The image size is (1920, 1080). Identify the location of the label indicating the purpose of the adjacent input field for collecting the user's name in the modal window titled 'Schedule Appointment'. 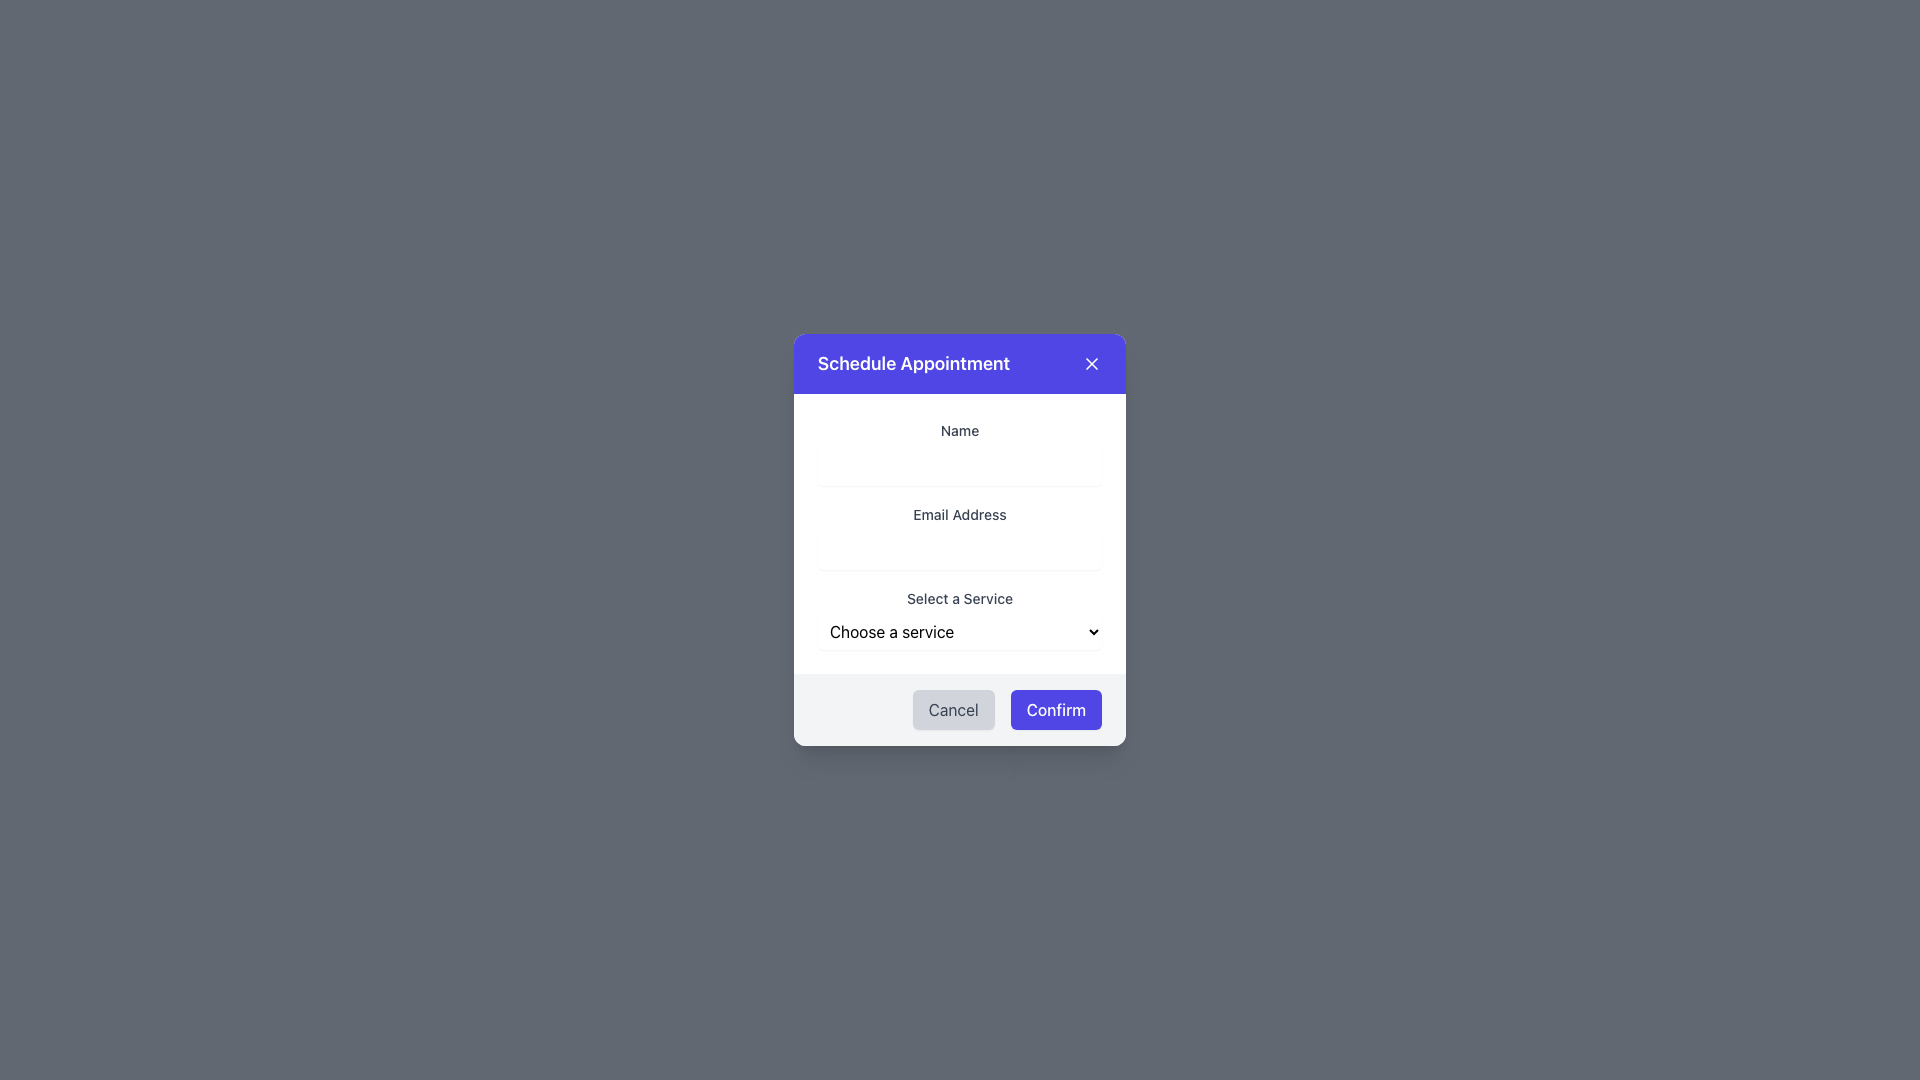
(960, 429).